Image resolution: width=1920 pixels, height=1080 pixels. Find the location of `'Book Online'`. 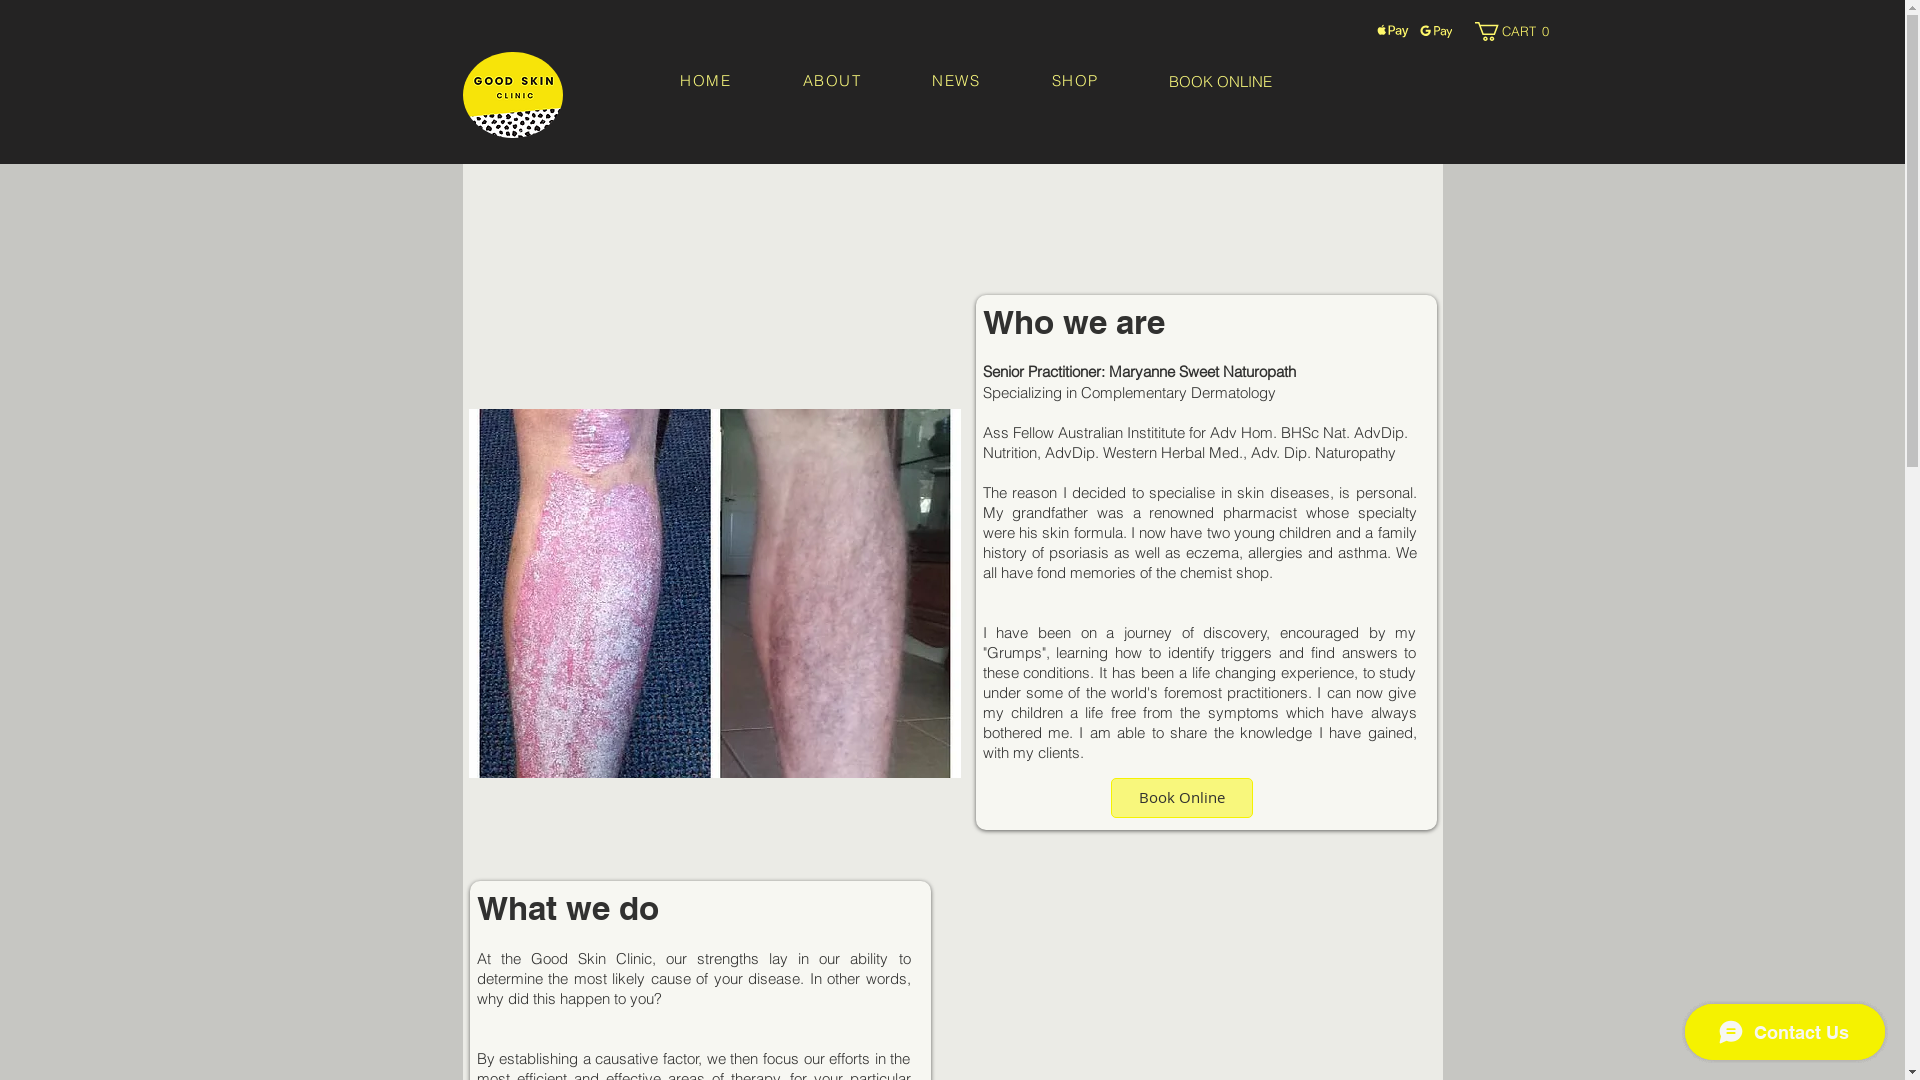

'Book Online' is located at coordinates (1180, 797).